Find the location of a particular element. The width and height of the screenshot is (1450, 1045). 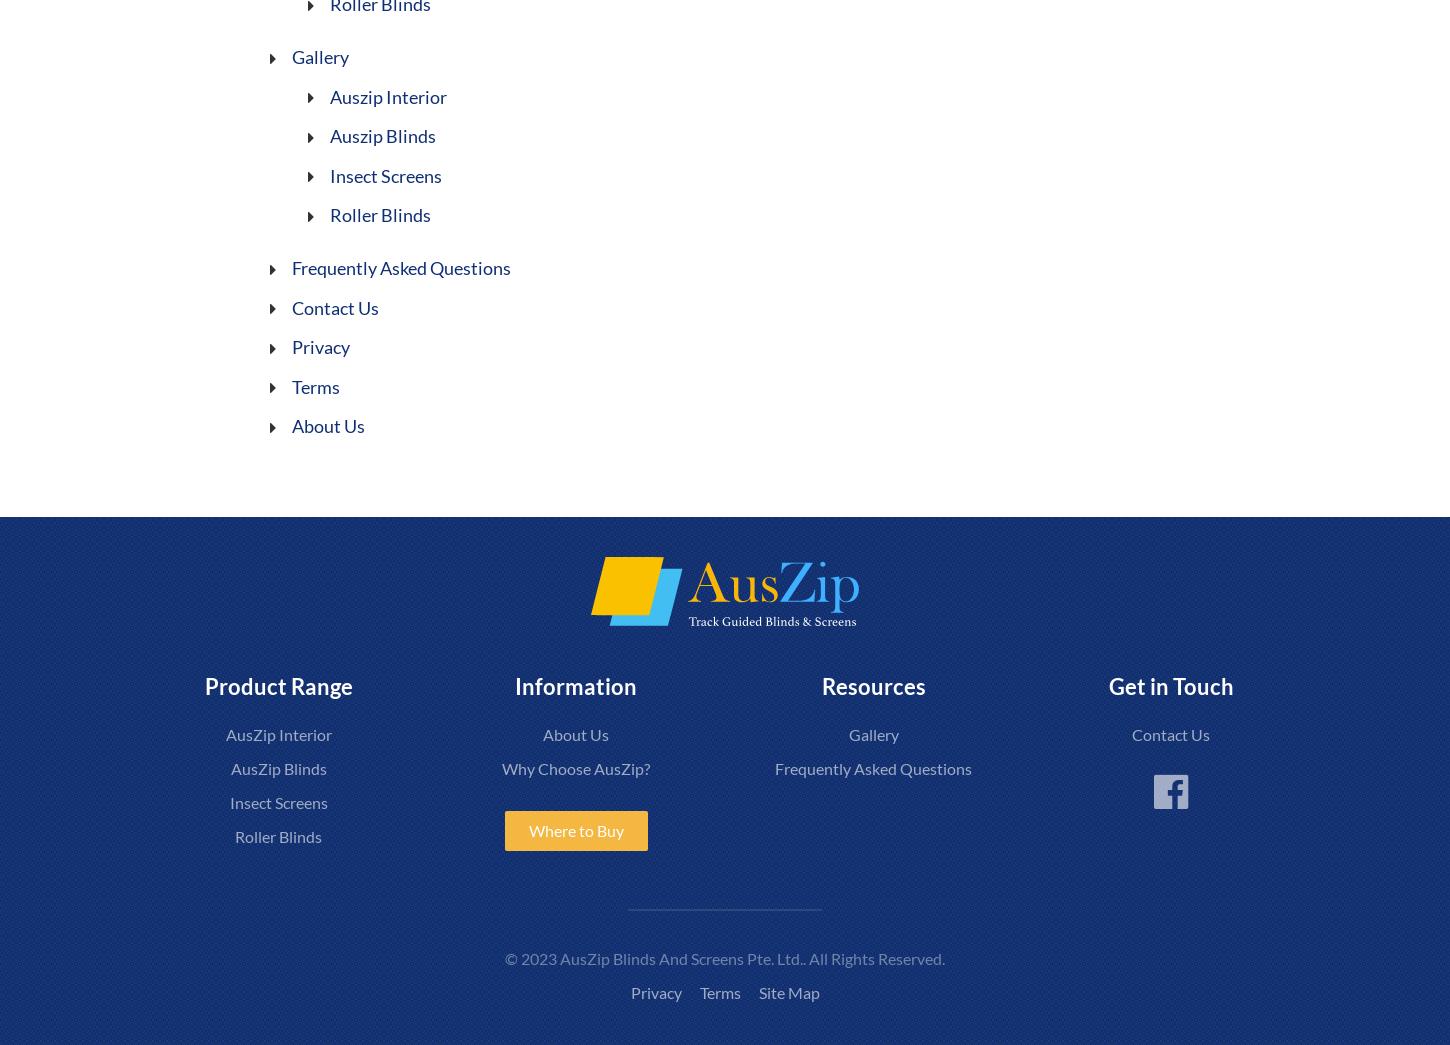

'Where to Buy' is located at coordinates (575, 829).